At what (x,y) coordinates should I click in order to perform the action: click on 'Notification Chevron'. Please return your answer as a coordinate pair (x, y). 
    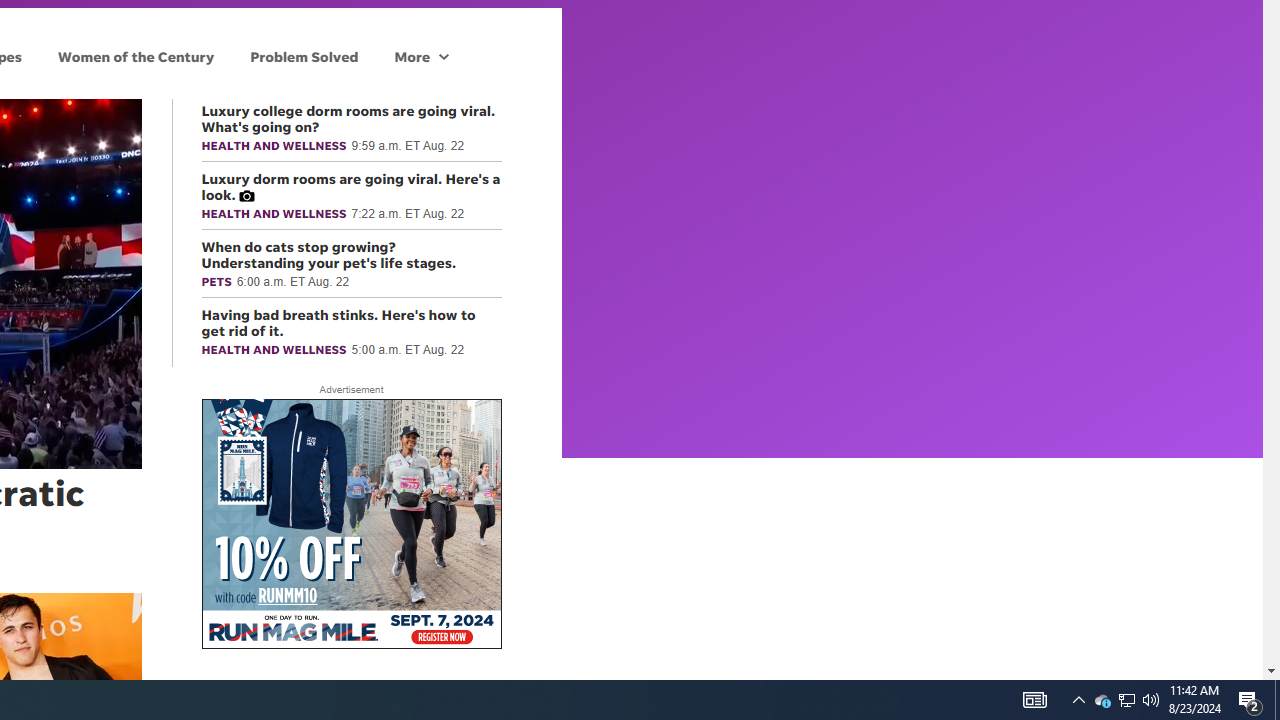
    Looking at the image, I should click on (1101, 698).